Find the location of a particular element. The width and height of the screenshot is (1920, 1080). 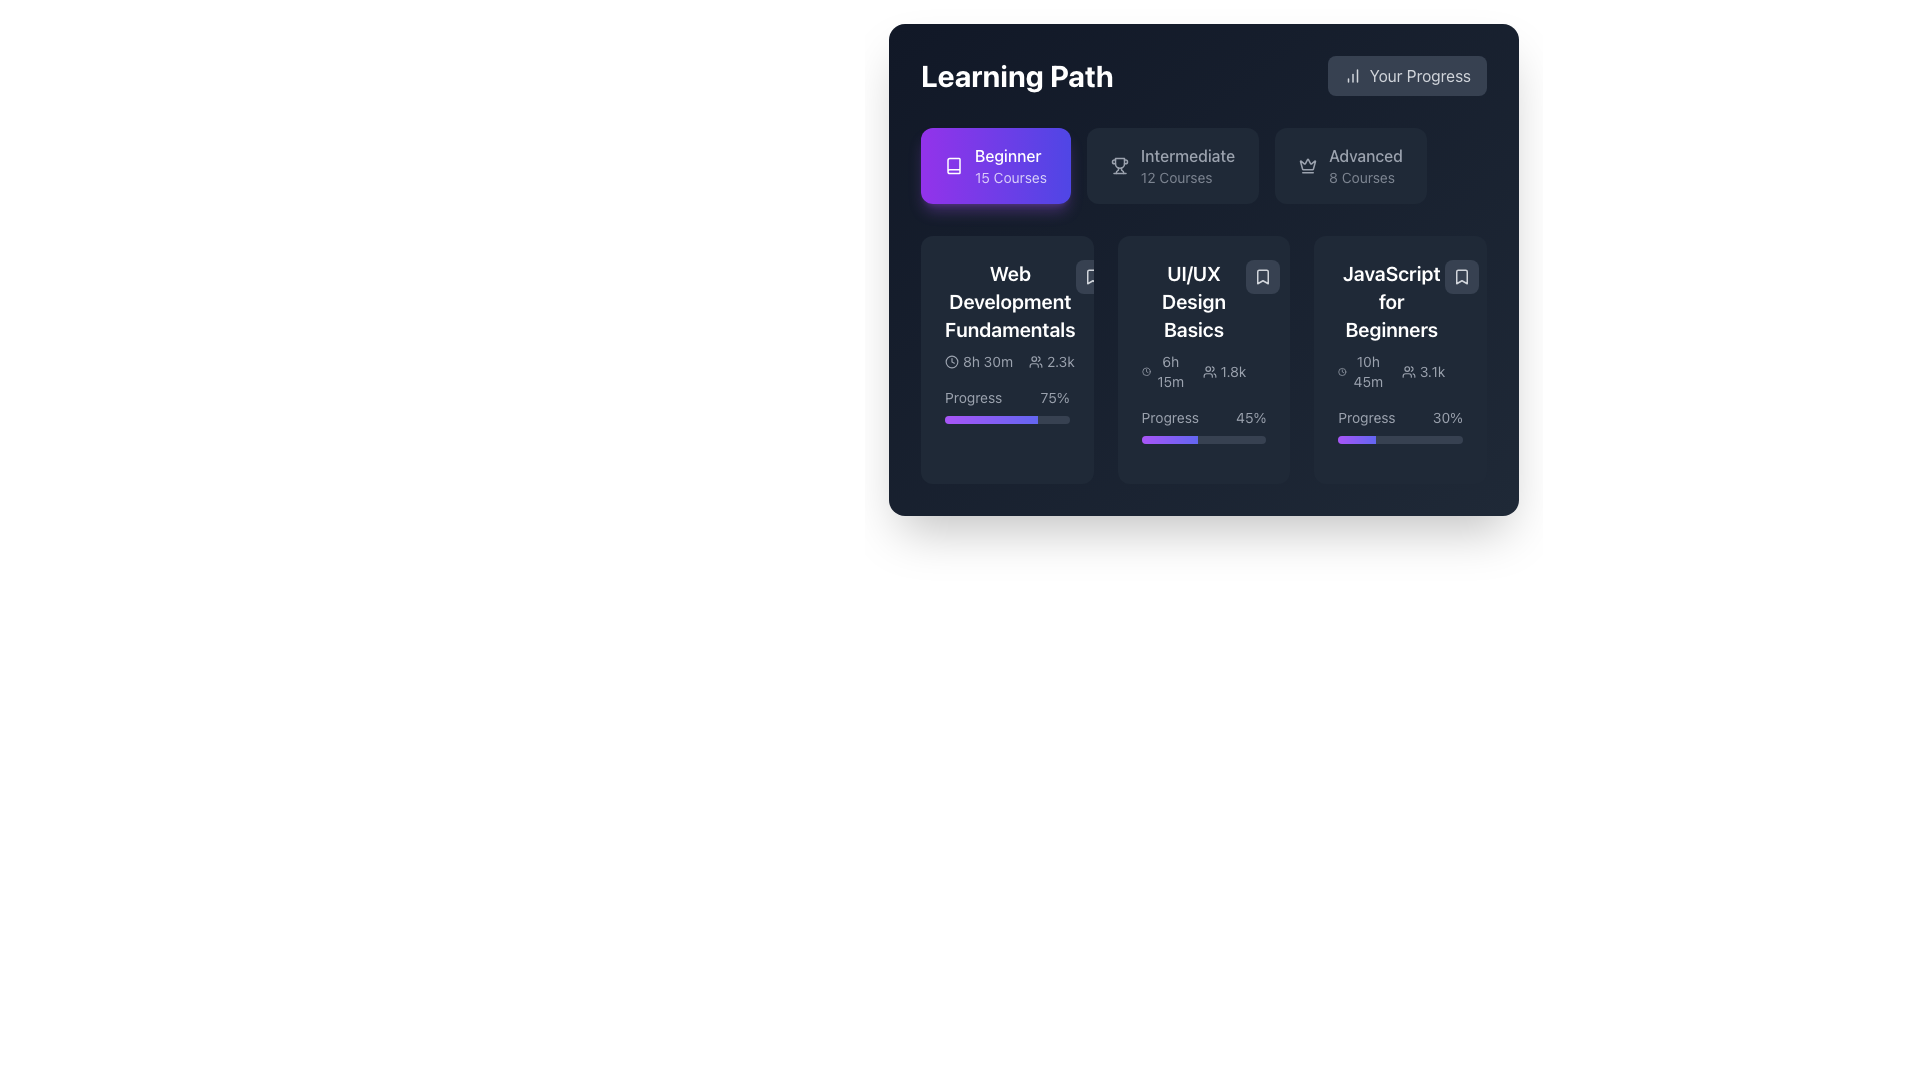

the horizontal progress bar located in the 'JavaScript for Beginners' section, which shows 30% completion and is directly under the text 'Progress 30%' is located at coordinates (1399, 438).